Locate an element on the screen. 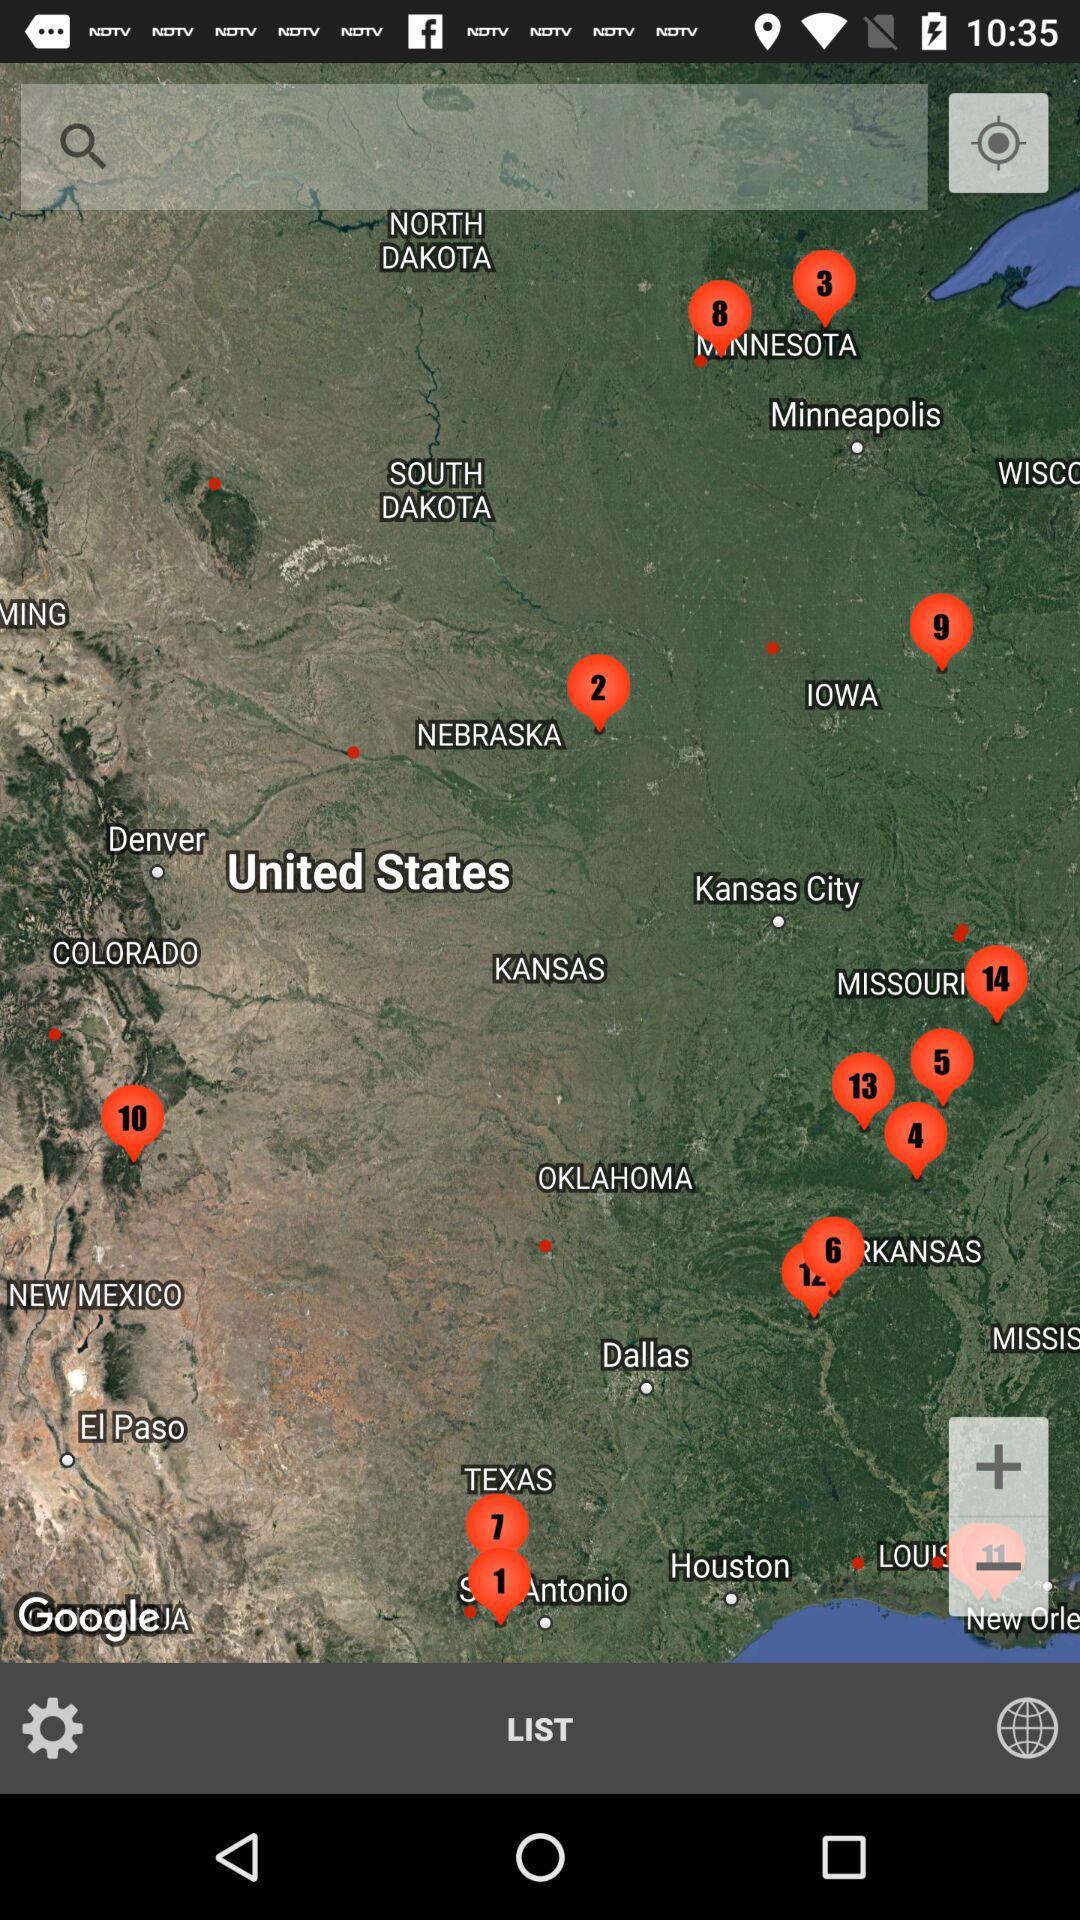  the item at the center is located at coordinates (540, 862).